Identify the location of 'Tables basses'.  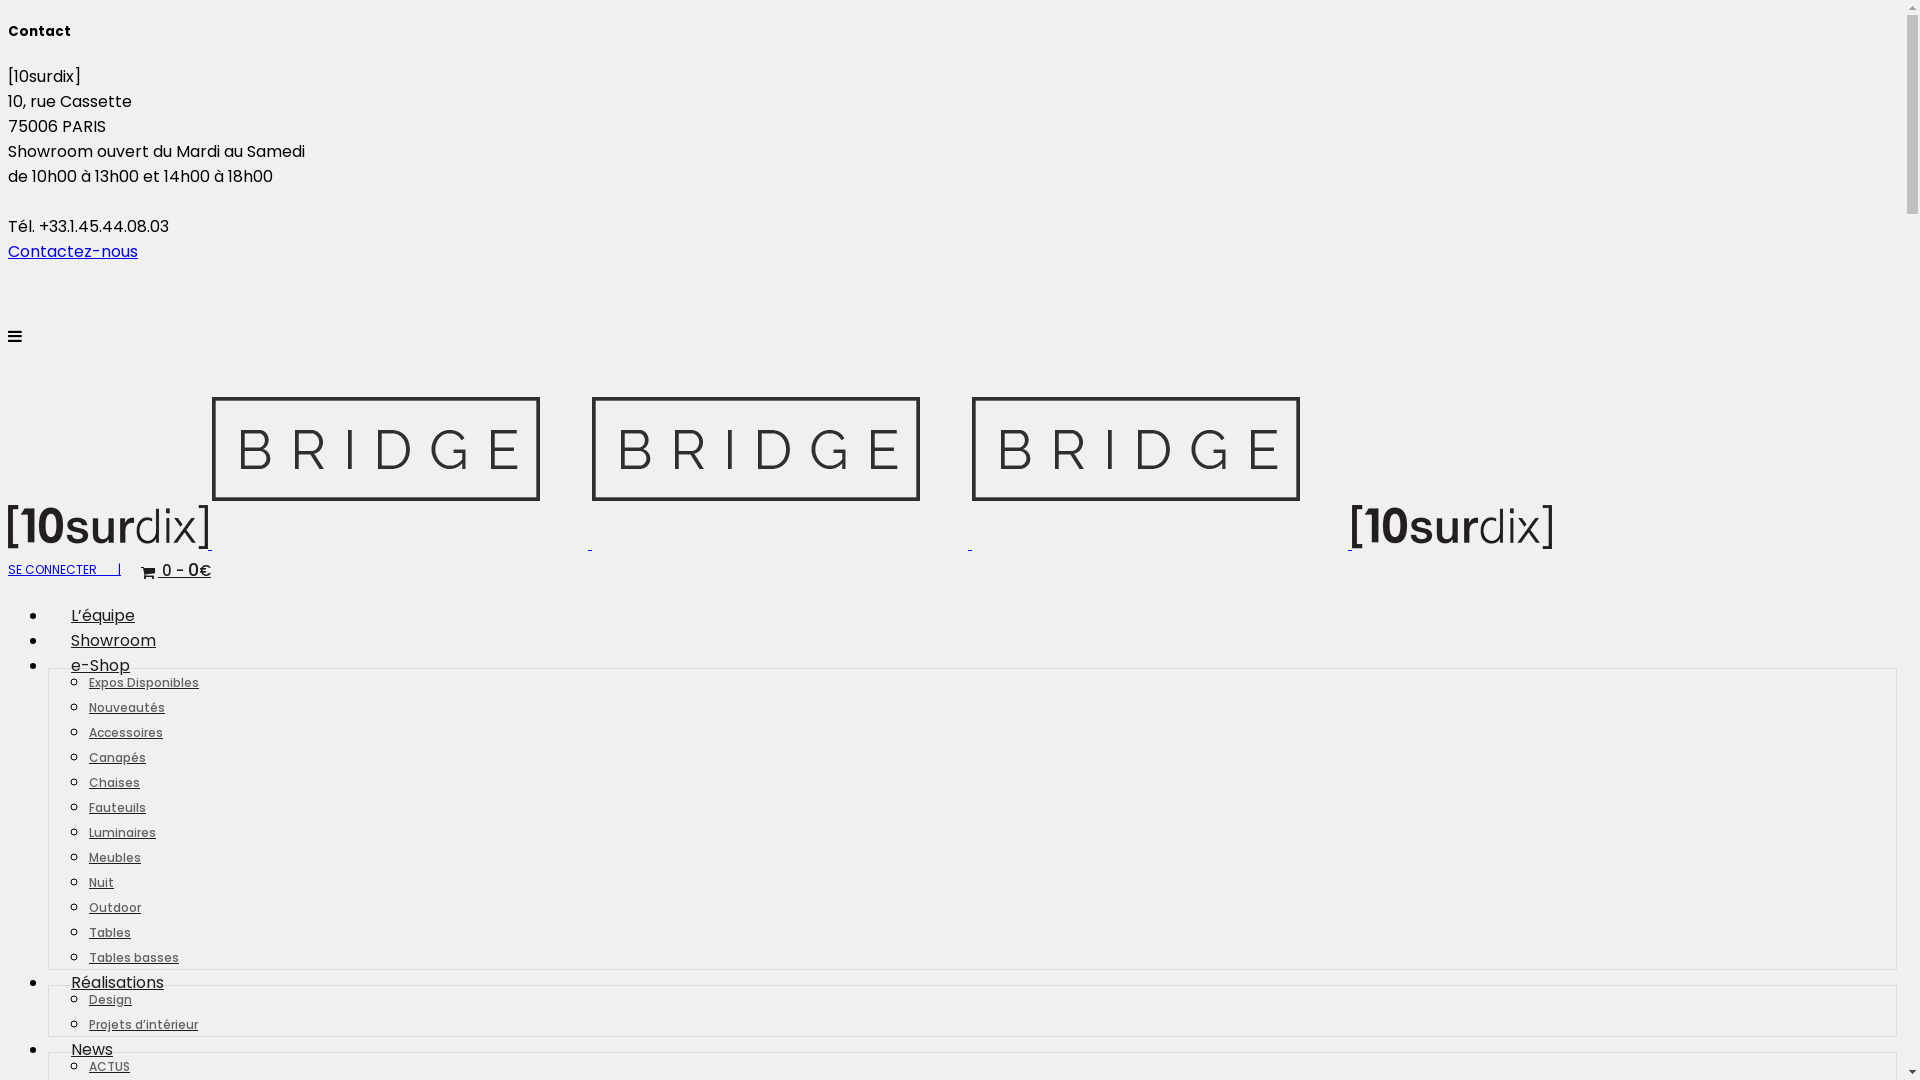
(133, 955).